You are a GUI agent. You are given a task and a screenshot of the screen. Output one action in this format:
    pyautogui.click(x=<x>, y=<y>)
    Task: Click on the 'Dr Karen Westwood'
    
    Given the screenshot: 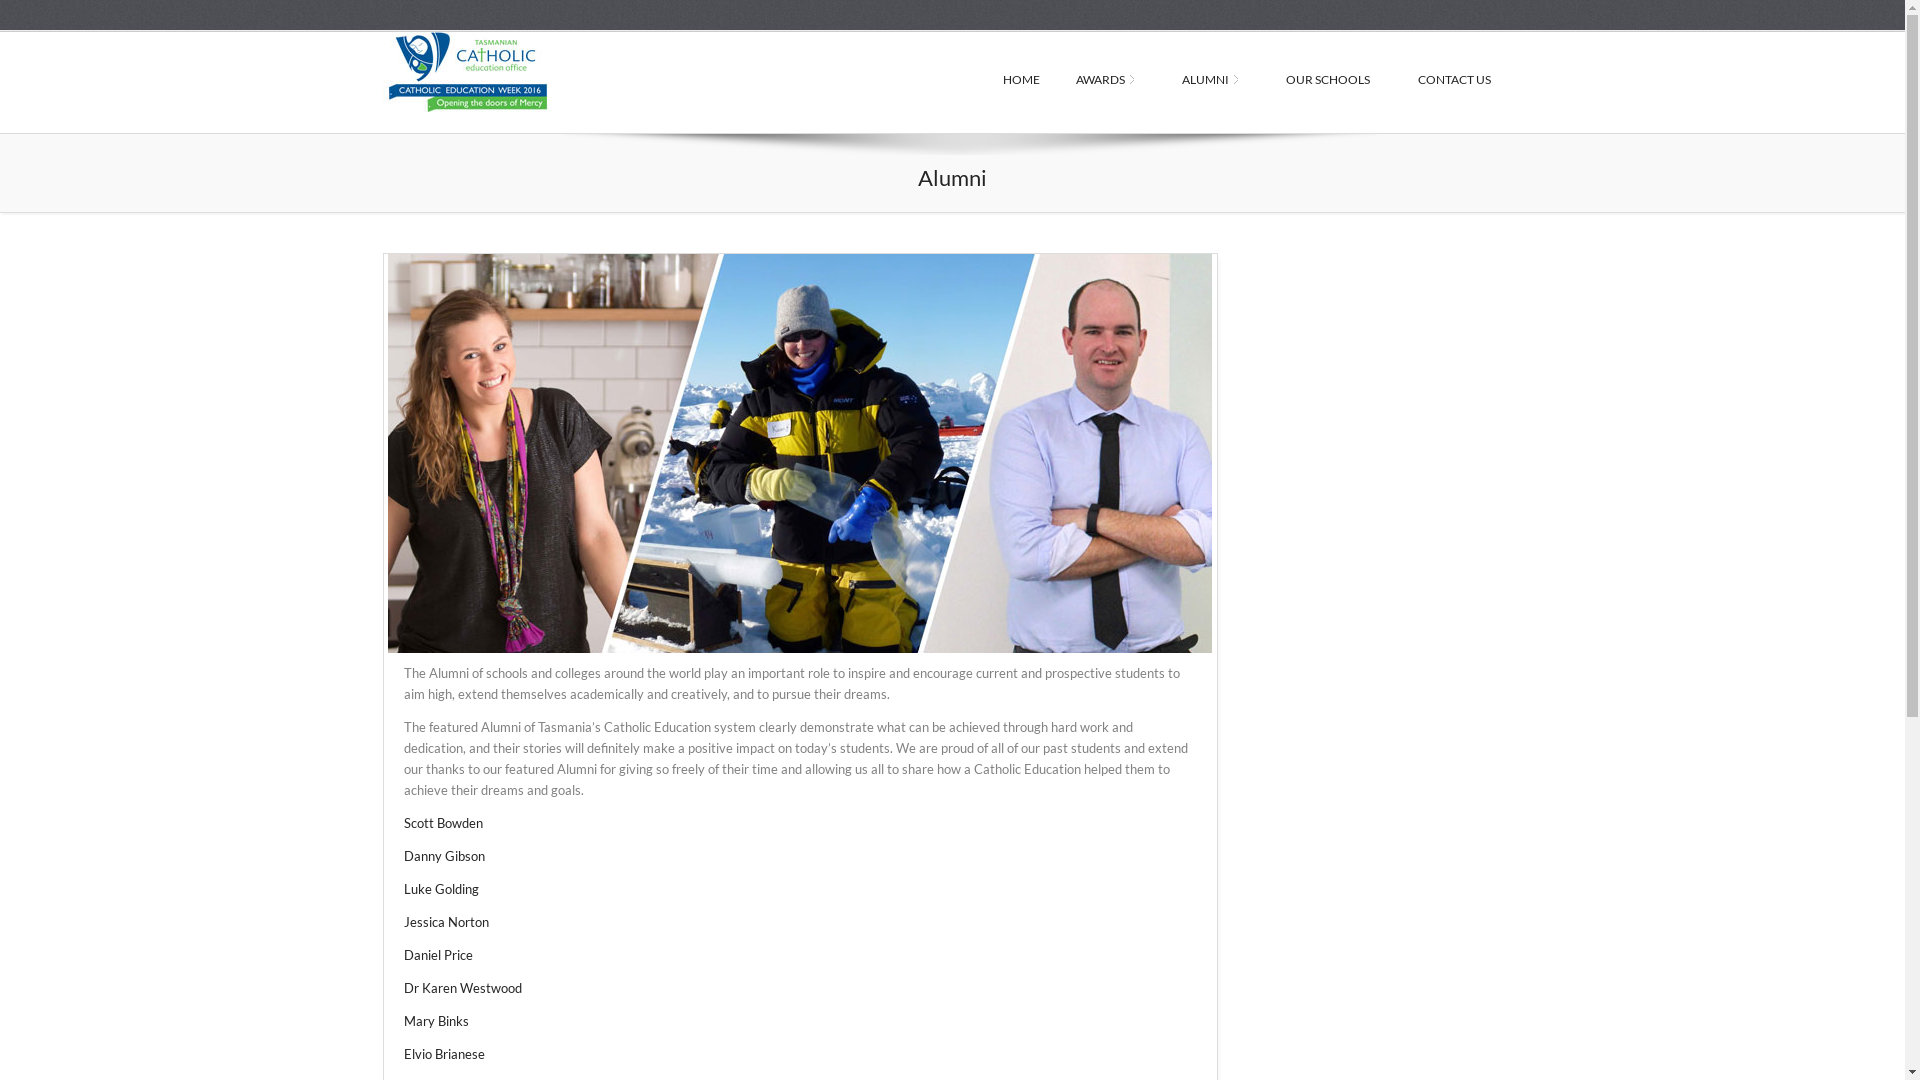 What is the action you would take?
    pyautogui.click(x=461, y=986)
    